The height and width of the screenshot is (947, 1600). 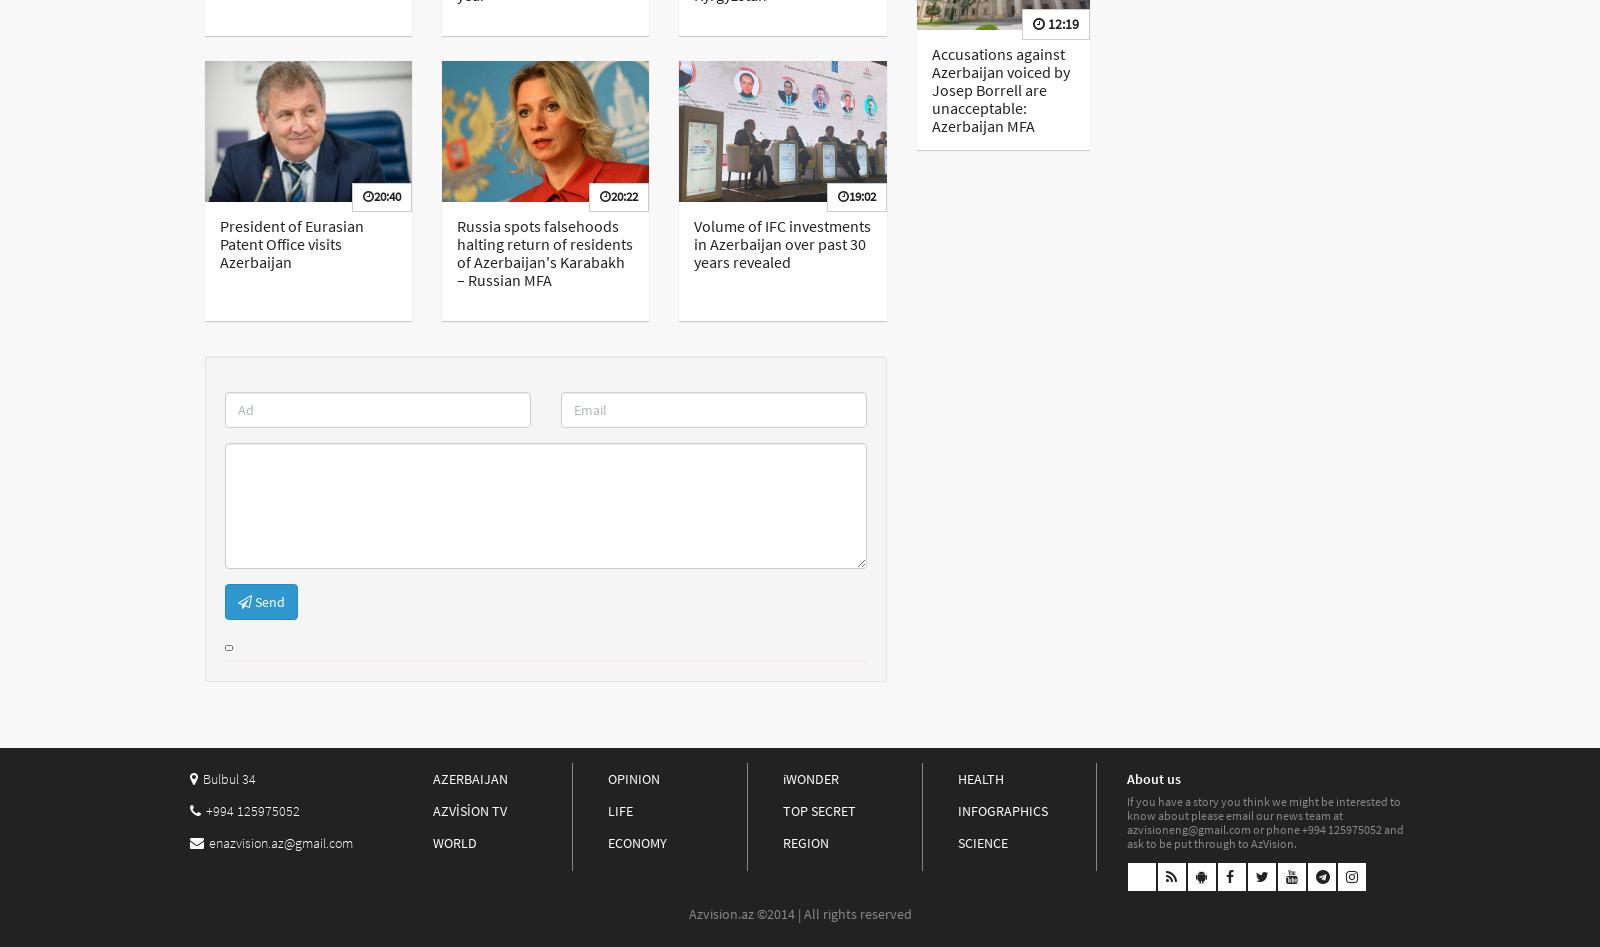 I want to click on 'REGION', so click(x=804, y=843).